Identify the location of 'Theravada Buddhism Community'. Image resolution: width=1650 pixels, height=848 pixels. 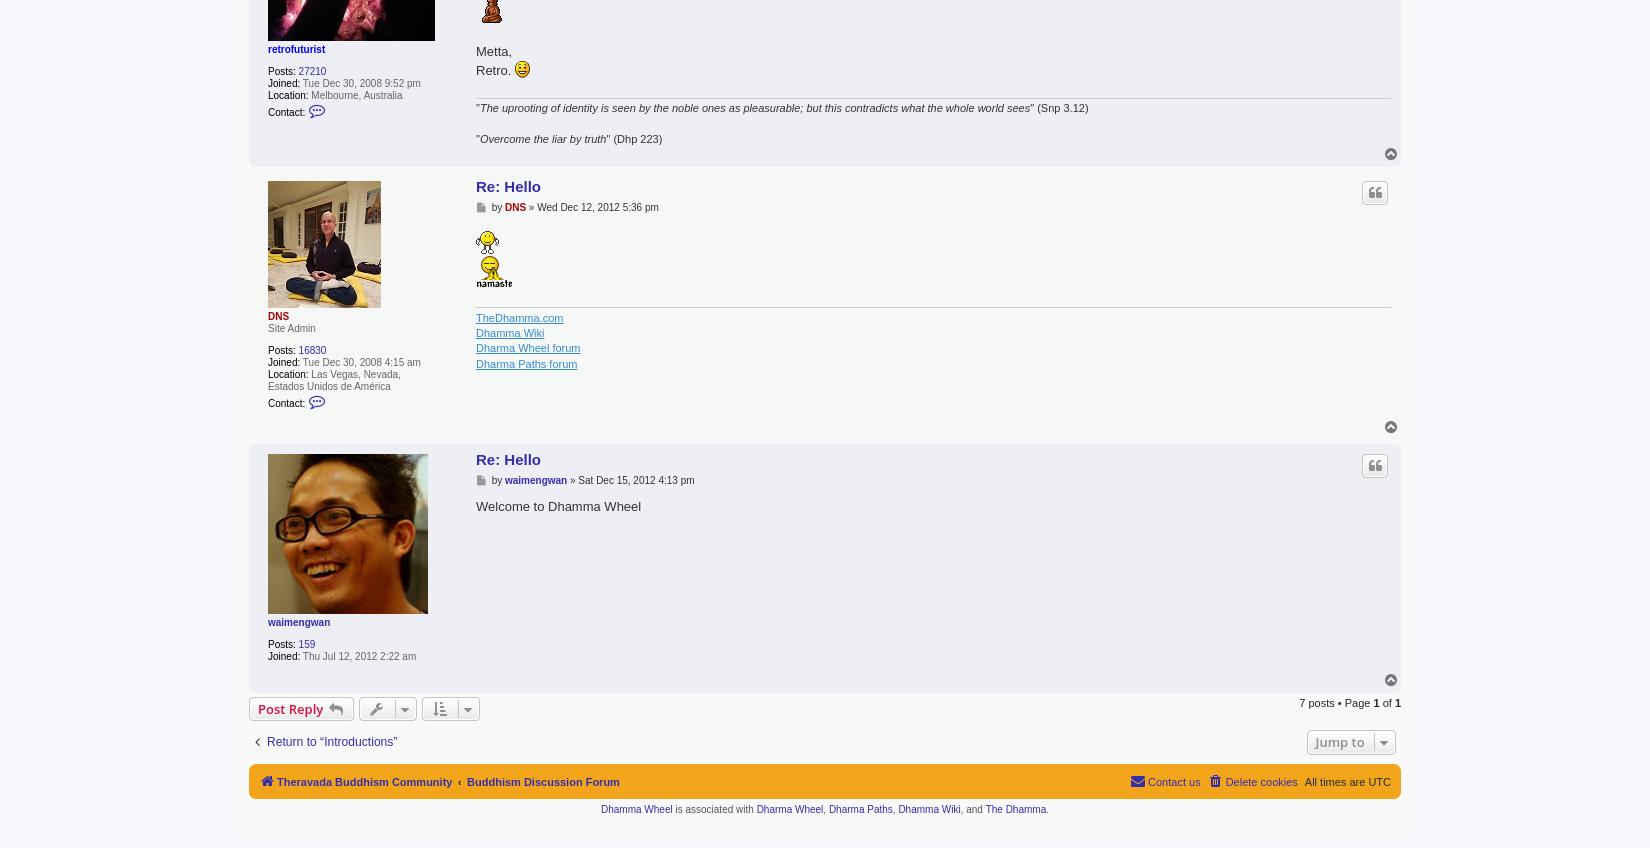
(364, 780).